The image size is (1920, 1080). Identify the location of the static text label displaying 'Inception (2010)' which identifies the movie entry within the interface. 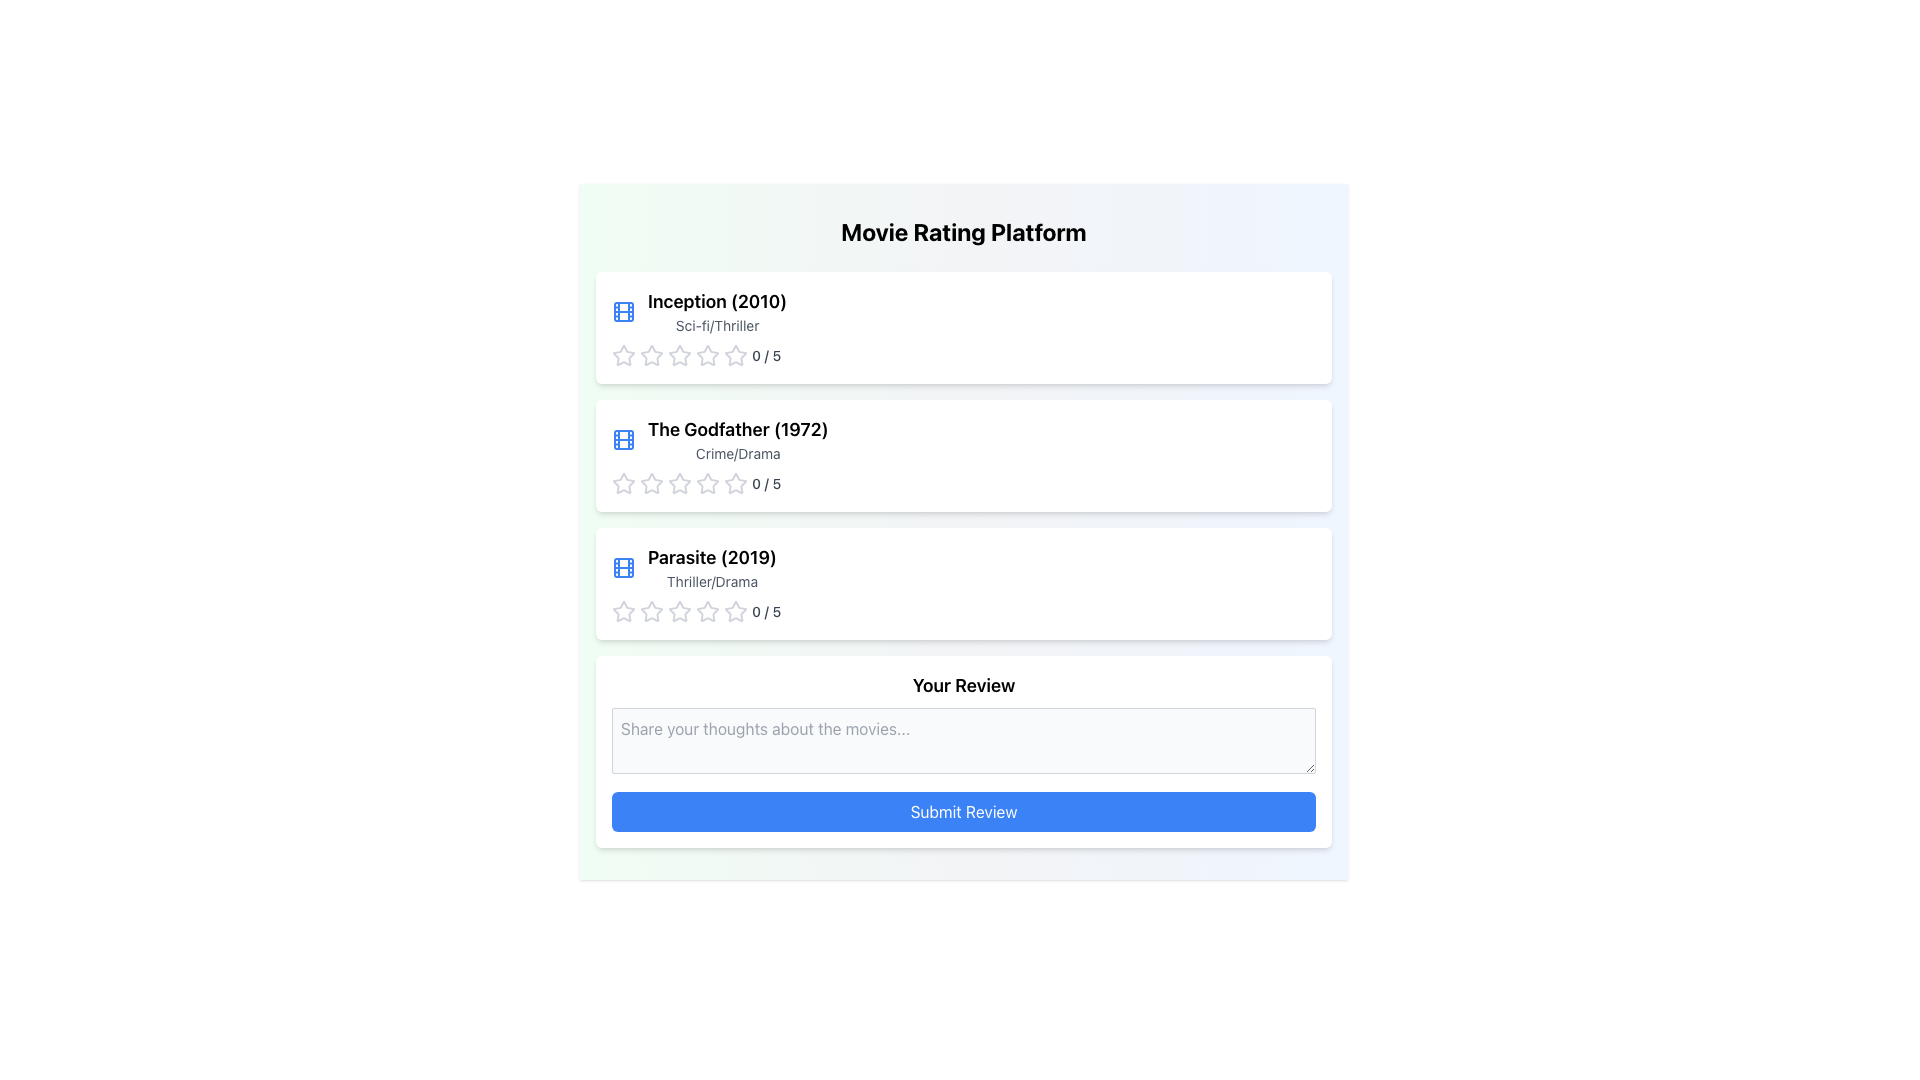
(717, 301).